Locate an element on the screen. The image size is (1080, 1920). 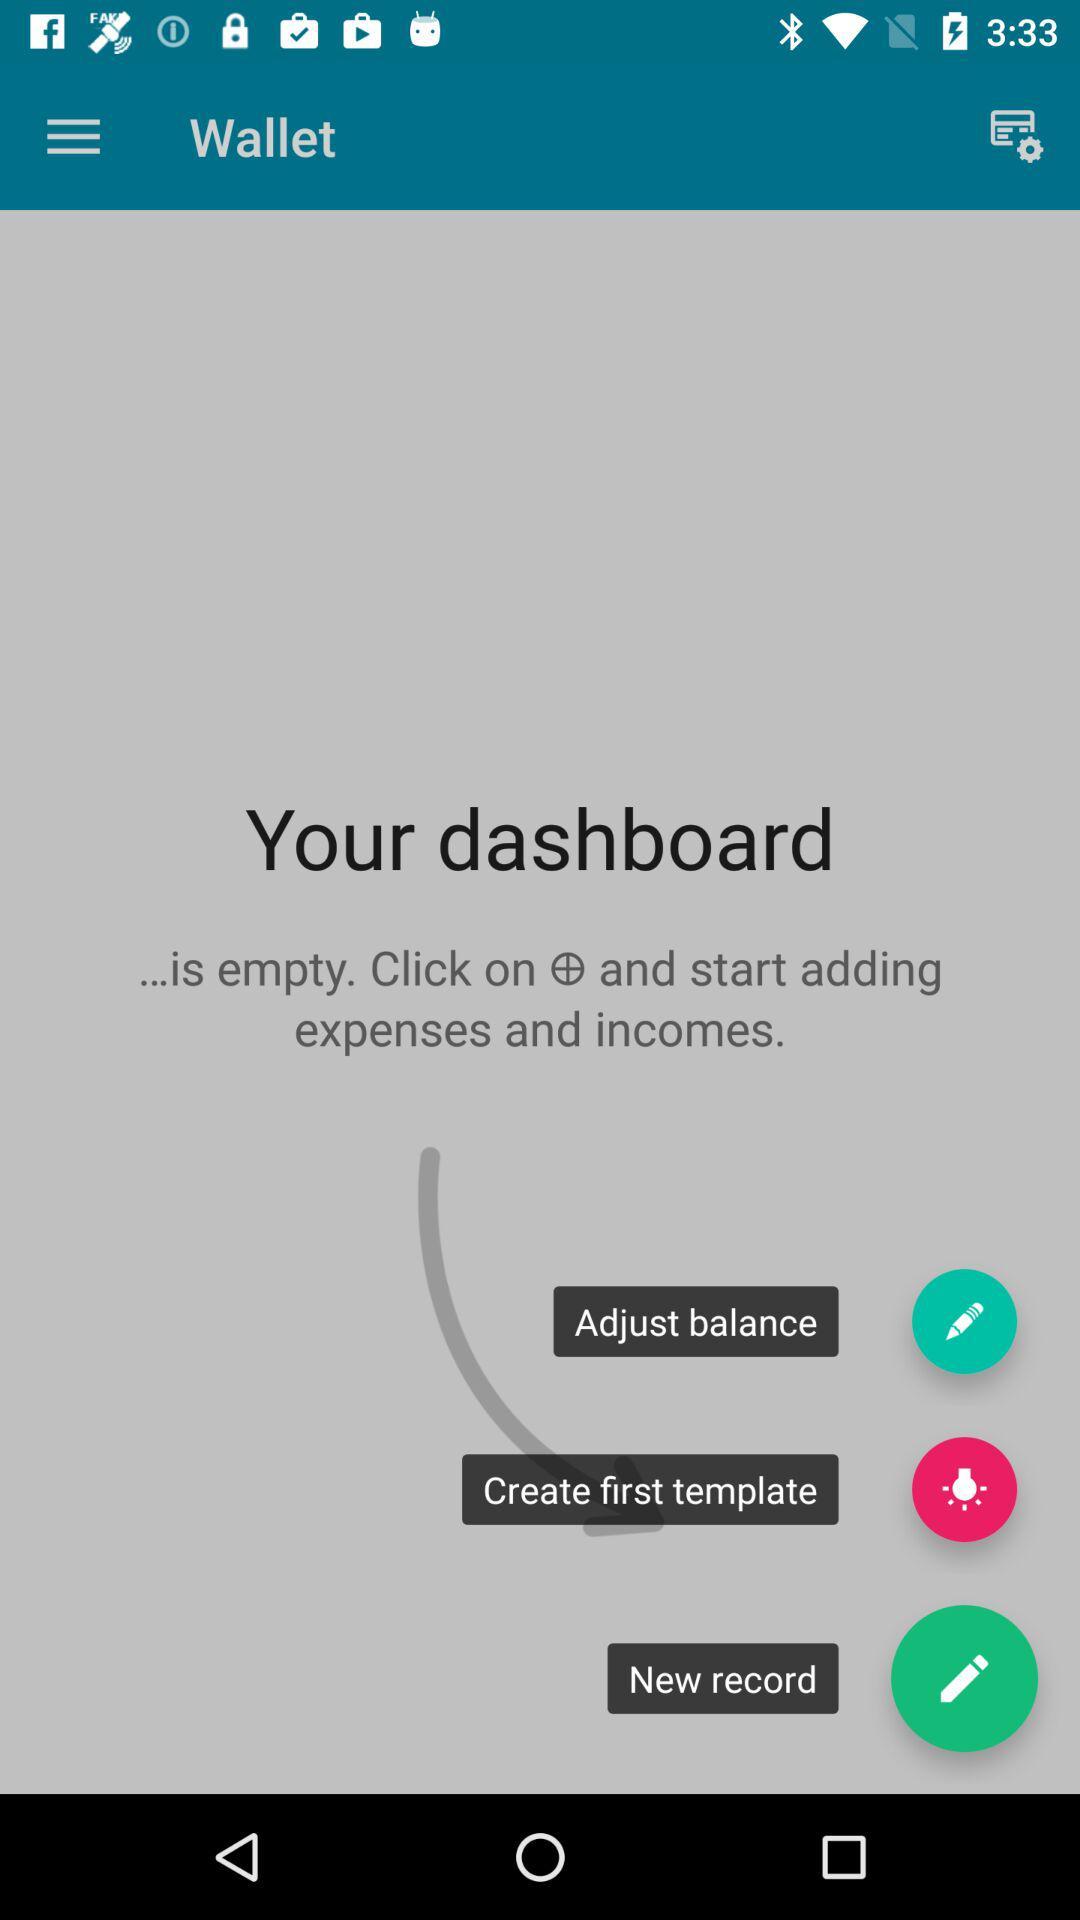
the help icon is located at coordinates (963, 1489).